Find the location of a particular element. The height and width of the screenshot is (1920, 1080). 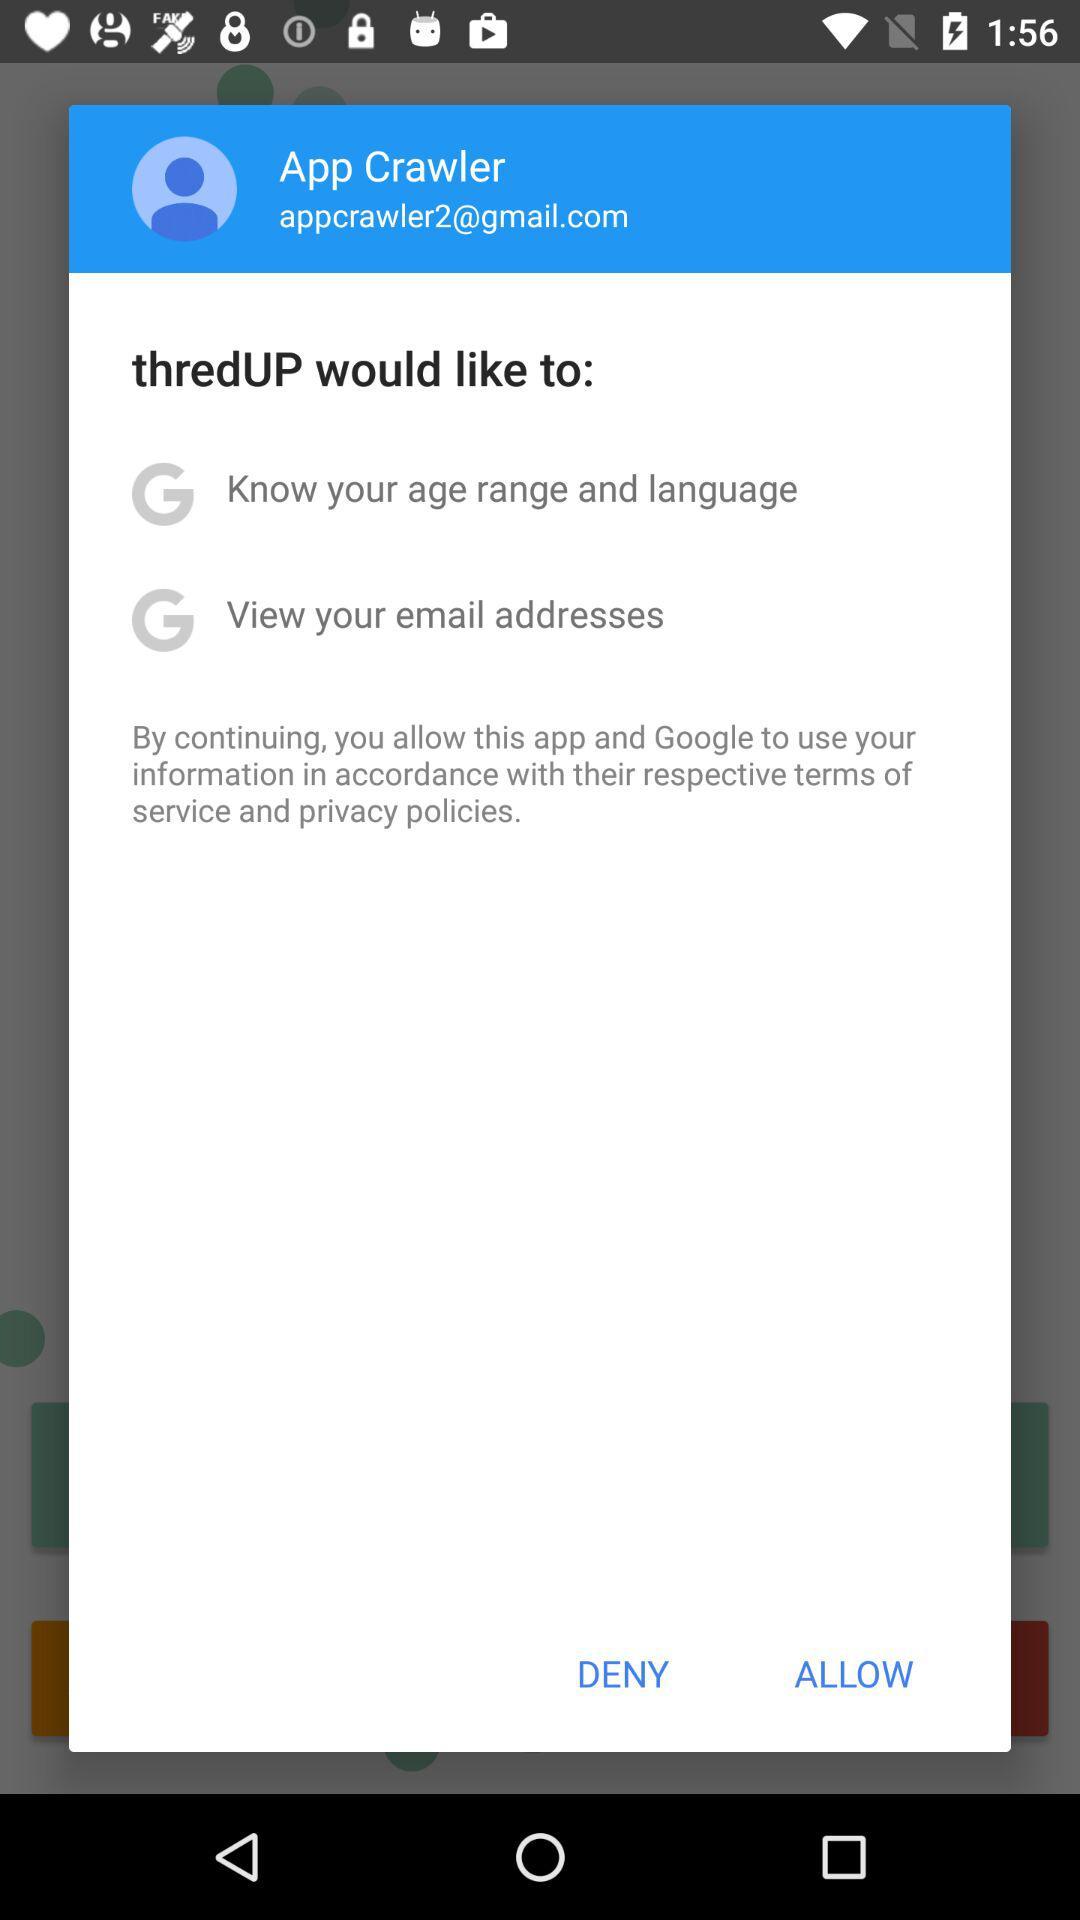

the deny button is located at coordinates (621, 1673).